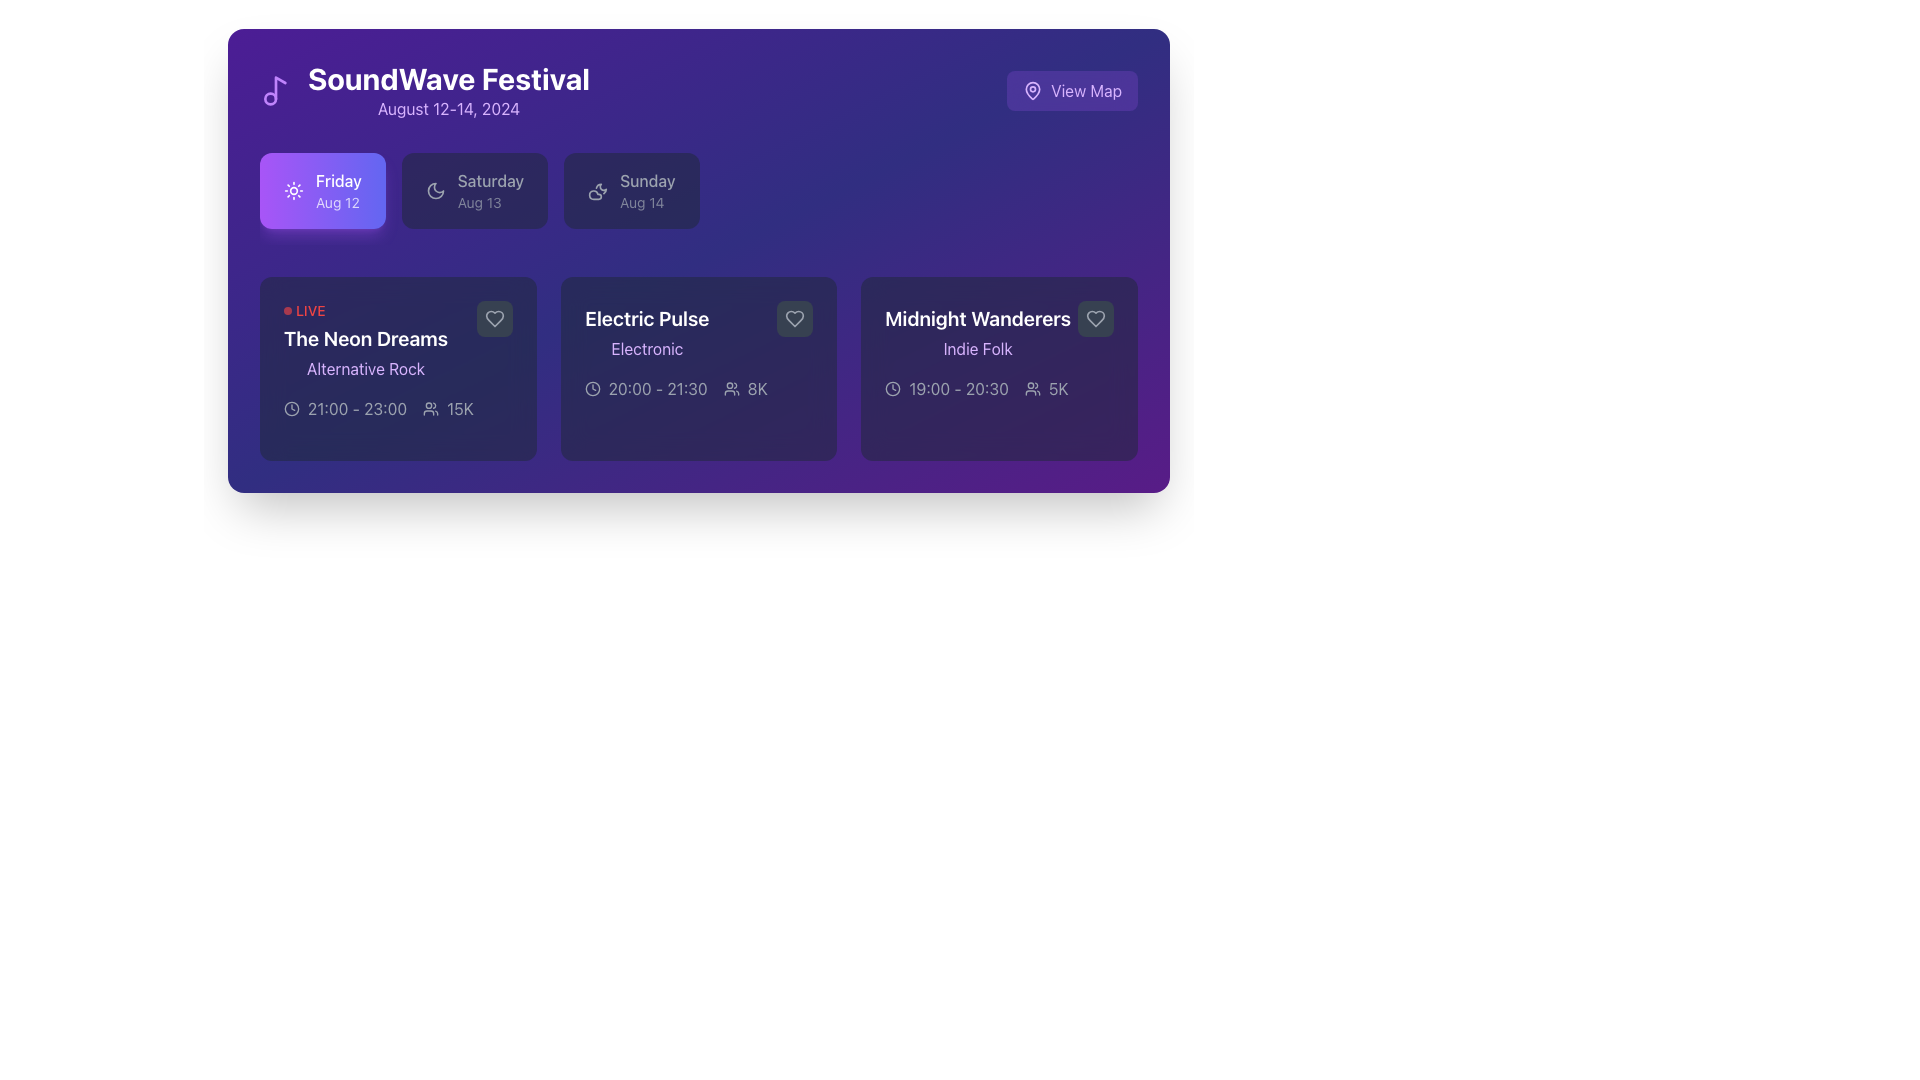 The width and height of the screenshot is (1920, 1080). Describe the element at coordinates (424, 91) in the screenshot. I see `the header text block with an icon that provides the event name and date, located at the top-left corner of the section` at that location.